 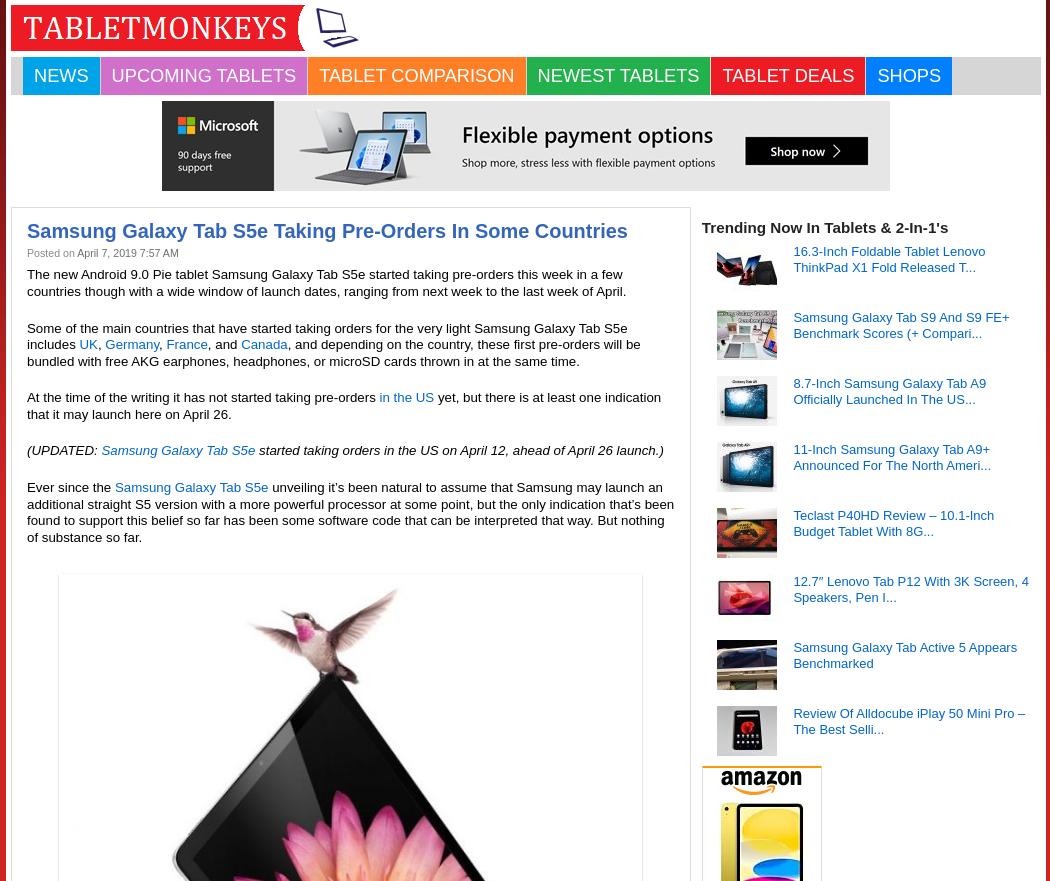 I want to click on 'started taking orders in the US on April 12, ahead of April 26 launch.)', so click(x=458, y=450).